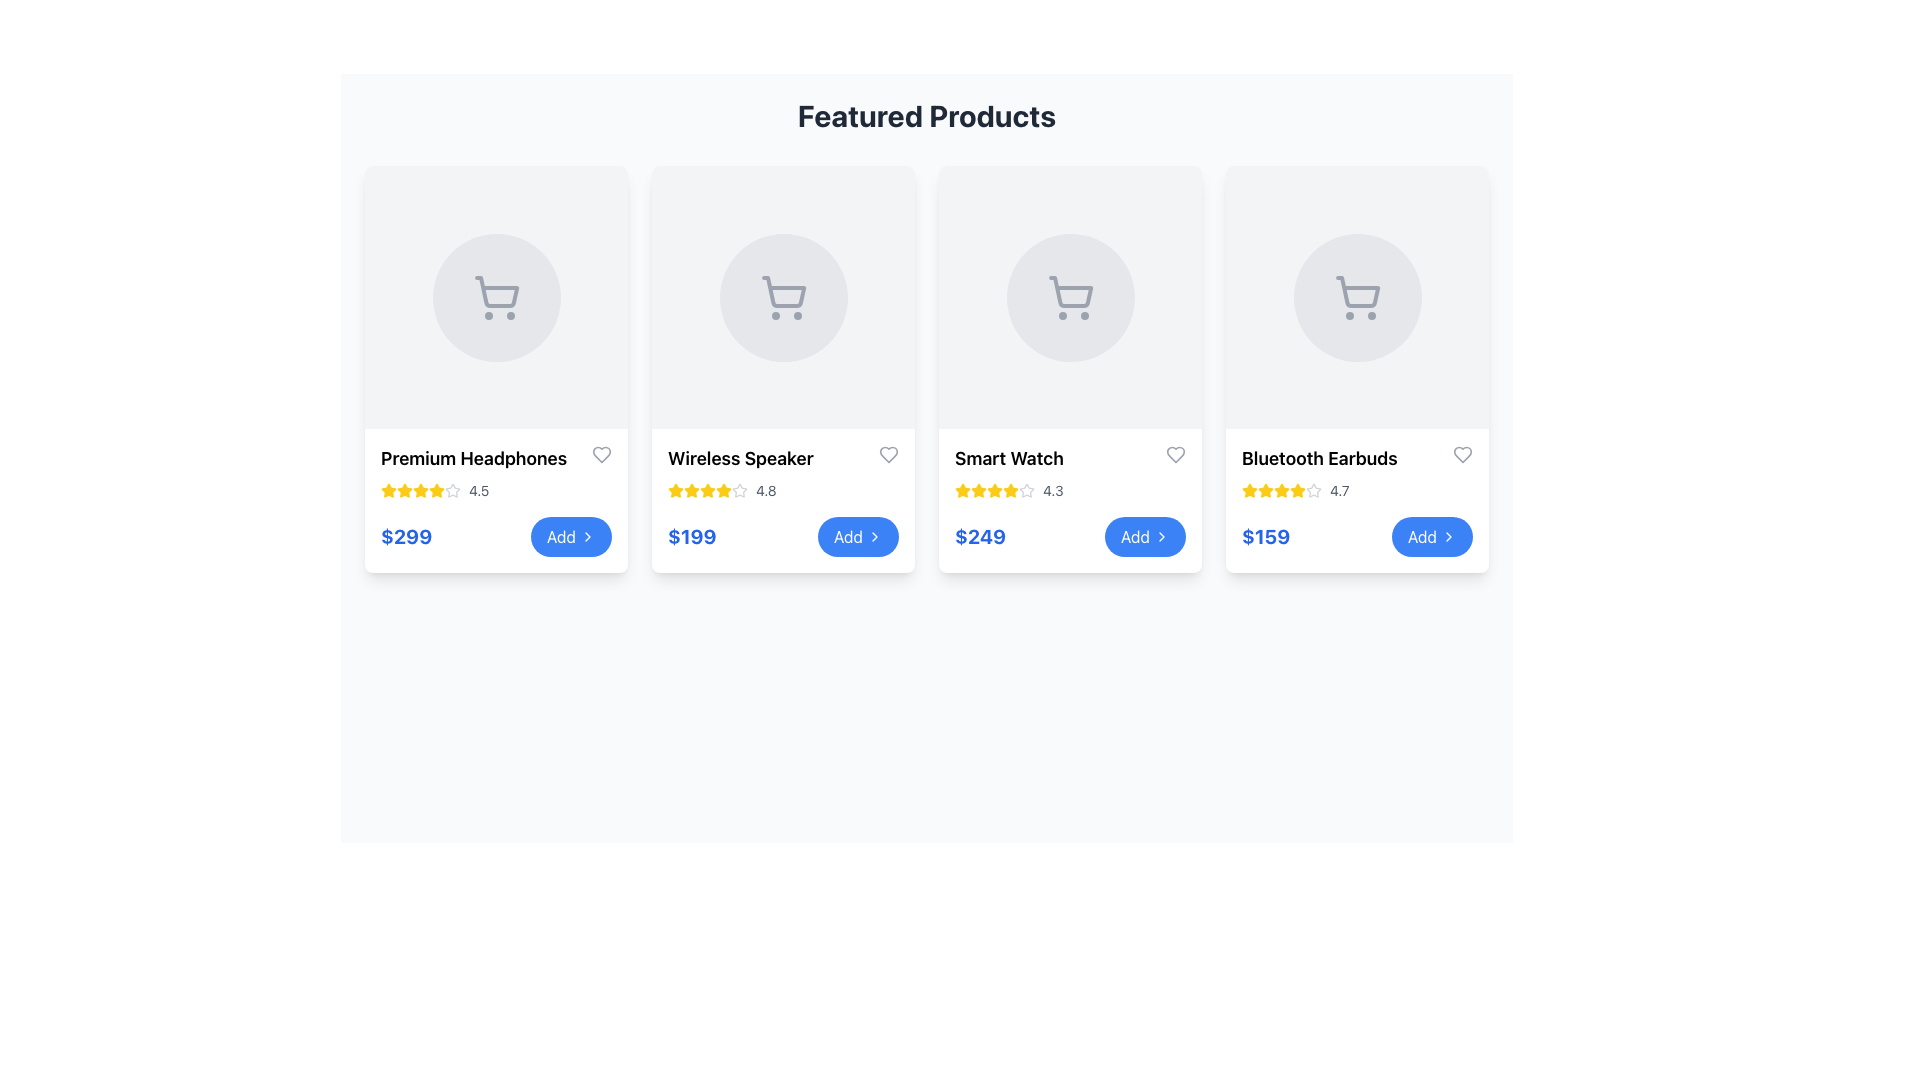 The height and width of the screenshot is (1080, 1920). I want to click on the shopping cart icon, which is styled with a thin stroke and gray color, located in the center of the fourth product card for 'Bluetooth Earbuds', so click(1357, 297).